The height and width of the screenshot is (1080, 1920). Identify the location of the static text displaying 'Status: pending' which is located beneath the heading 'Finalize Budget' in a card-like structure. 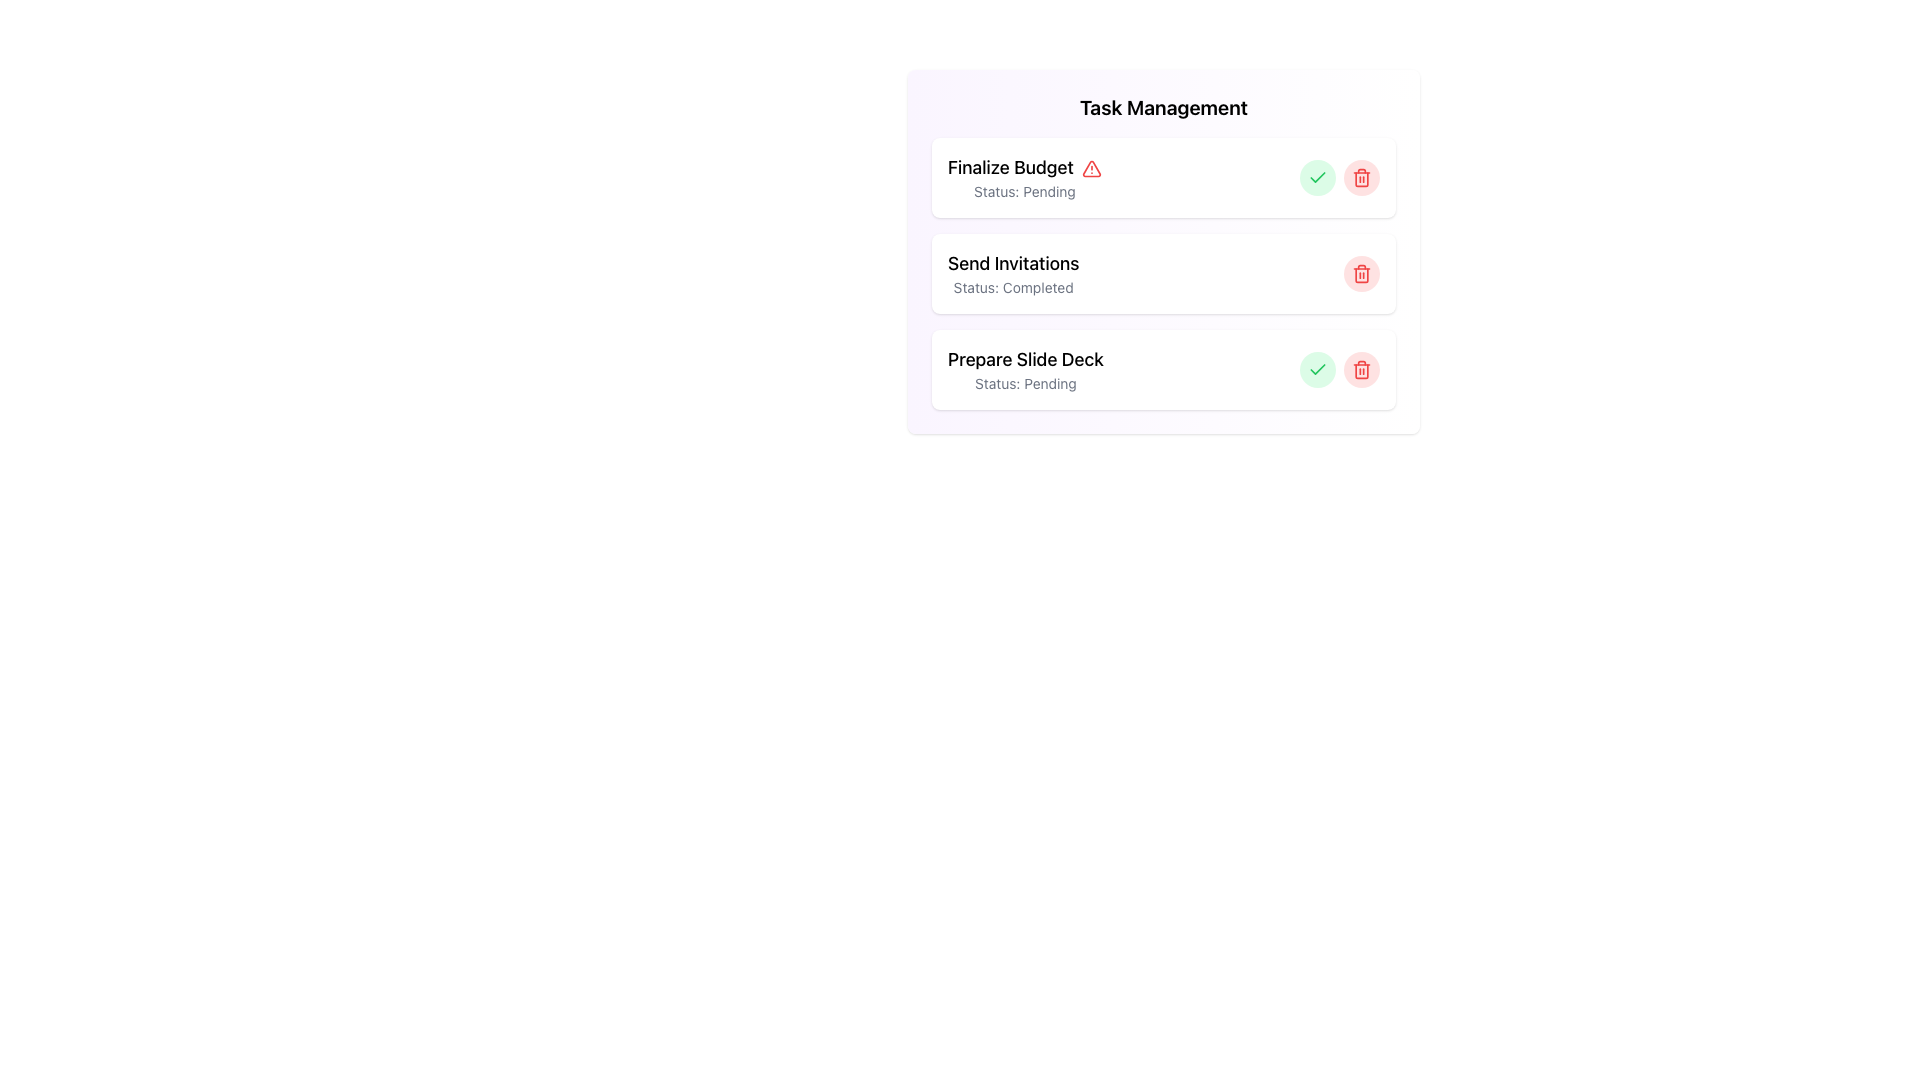
(1024, 192).